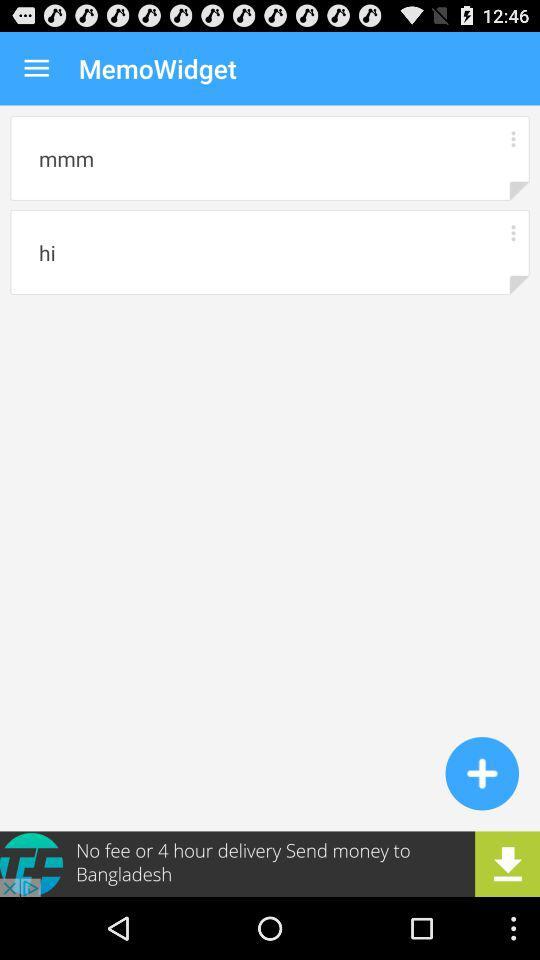  Describe the element at coordinates (481, 772) in the screenshot. I see `new memo` at that location.